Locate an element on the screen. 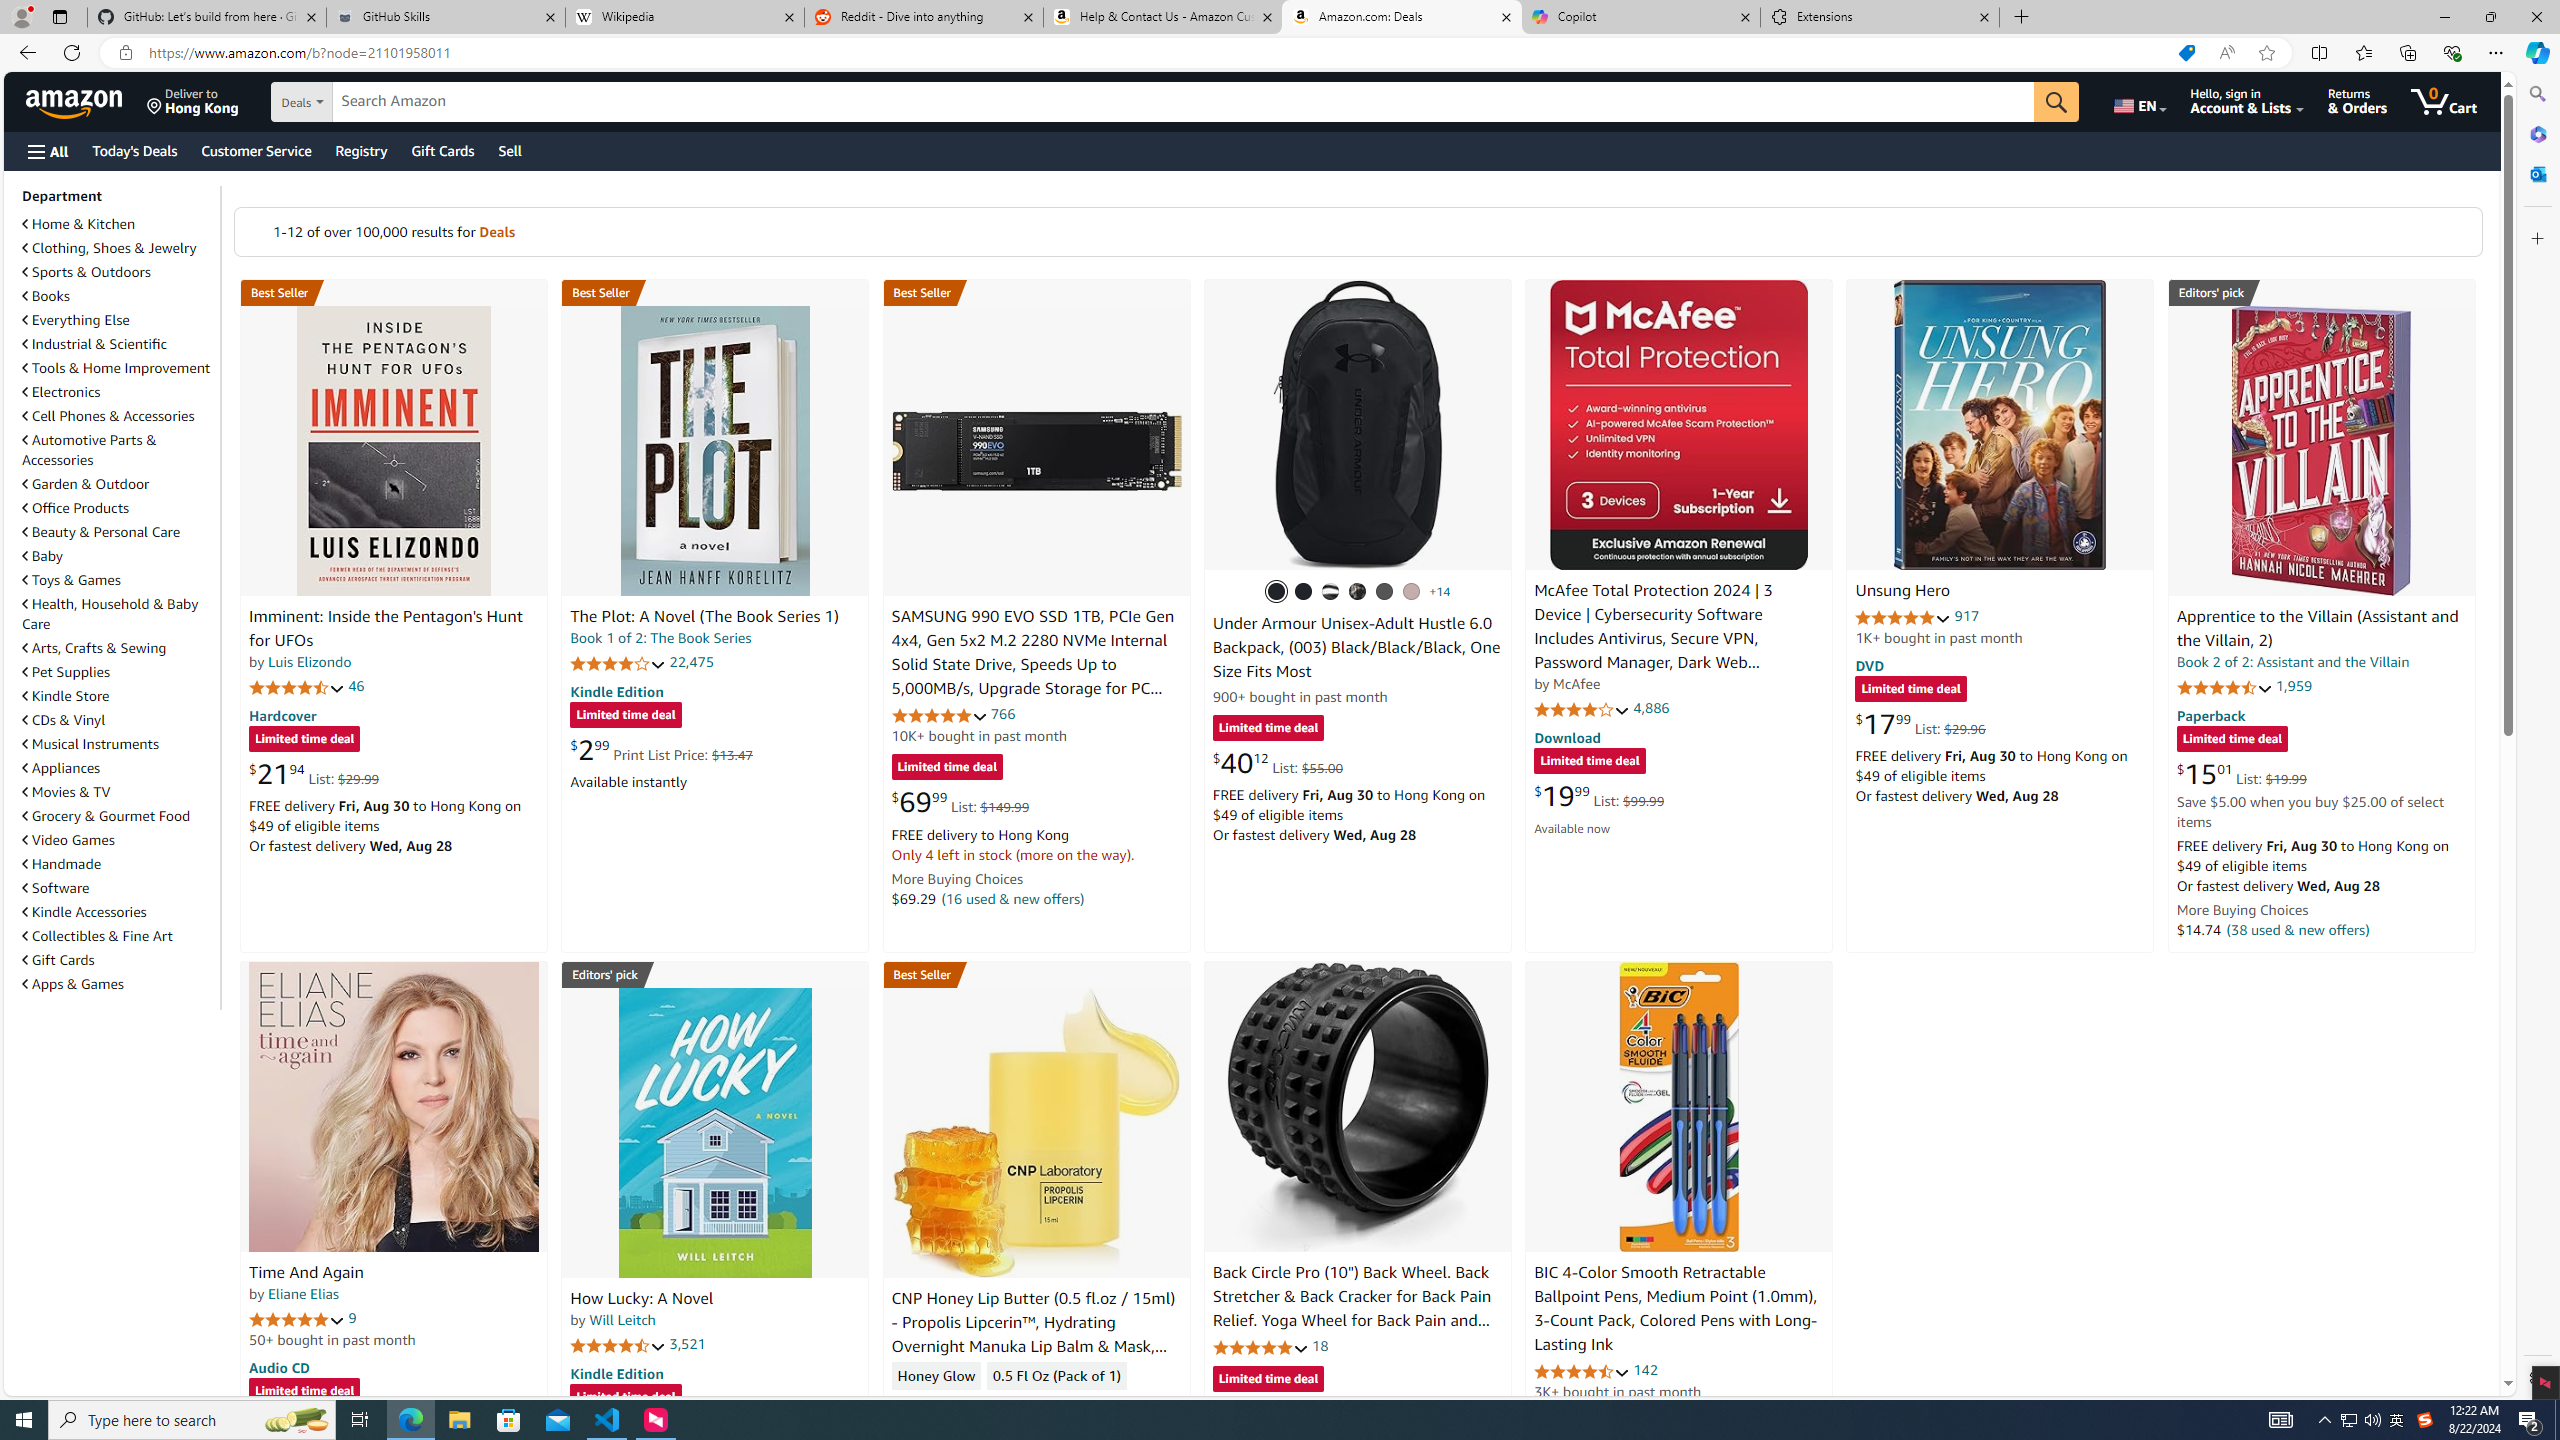  '(003) Black / Black / Black' is located at coordinates (1275, 590).